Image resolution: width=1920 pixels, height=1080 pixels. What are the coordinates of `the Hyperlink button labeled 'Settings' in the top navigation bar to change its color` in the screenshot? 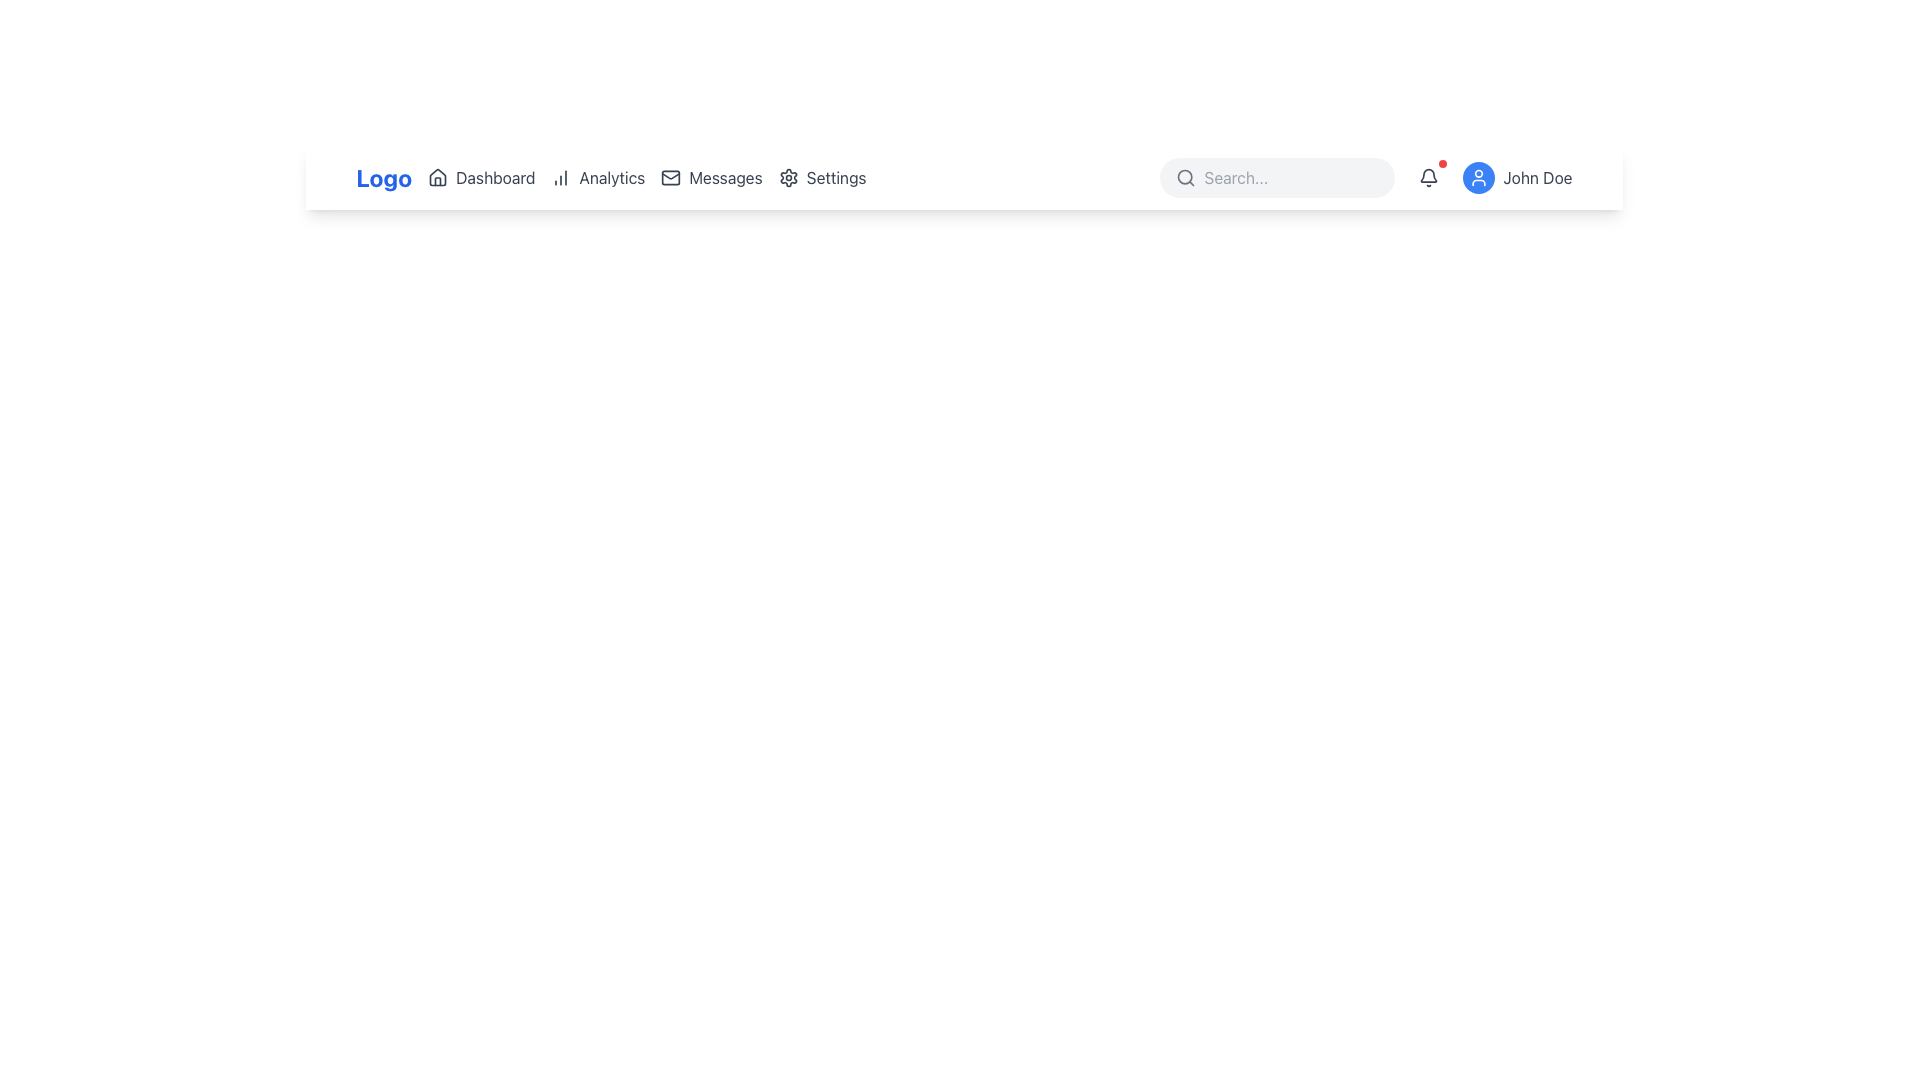 It's located at (822, 176).